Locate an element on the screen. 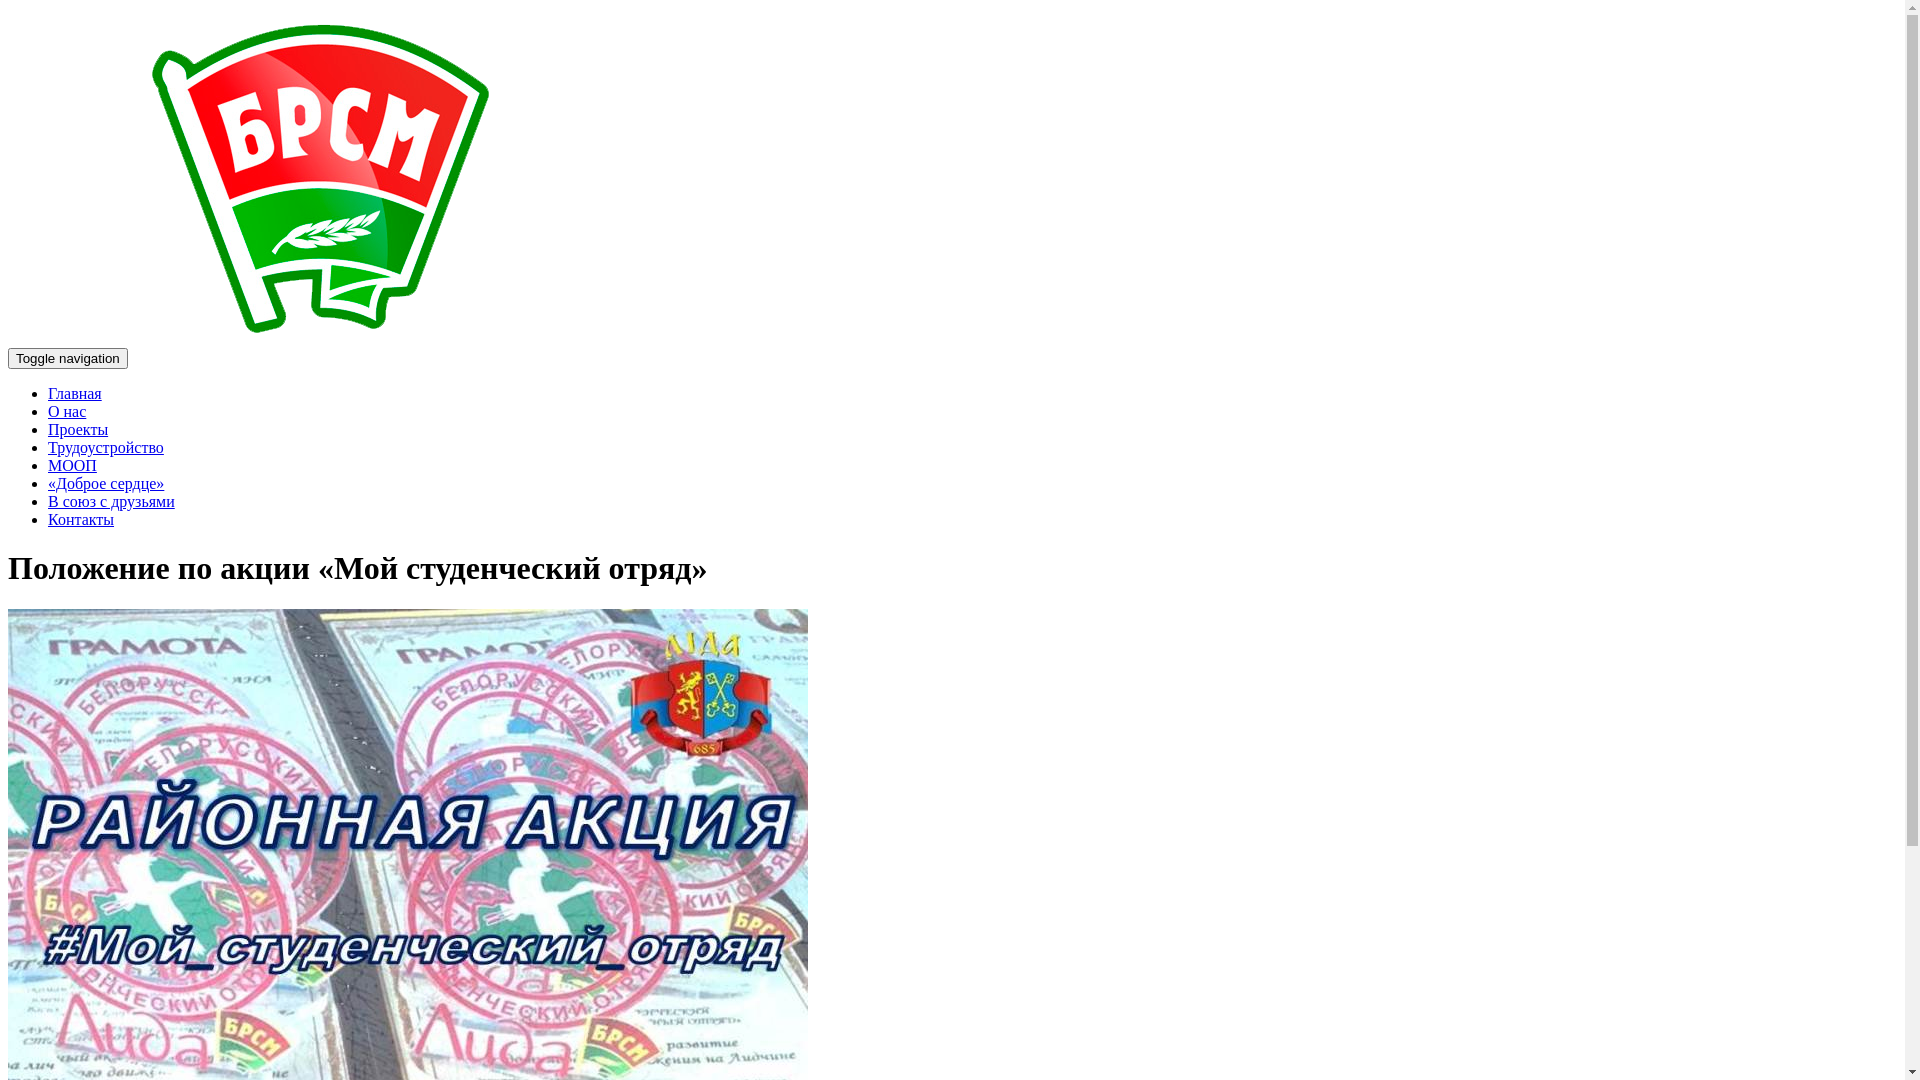 The height and width of the screenshot is (1080, 1920). 'Toggle navigation' is located at coordinates (67, 357).